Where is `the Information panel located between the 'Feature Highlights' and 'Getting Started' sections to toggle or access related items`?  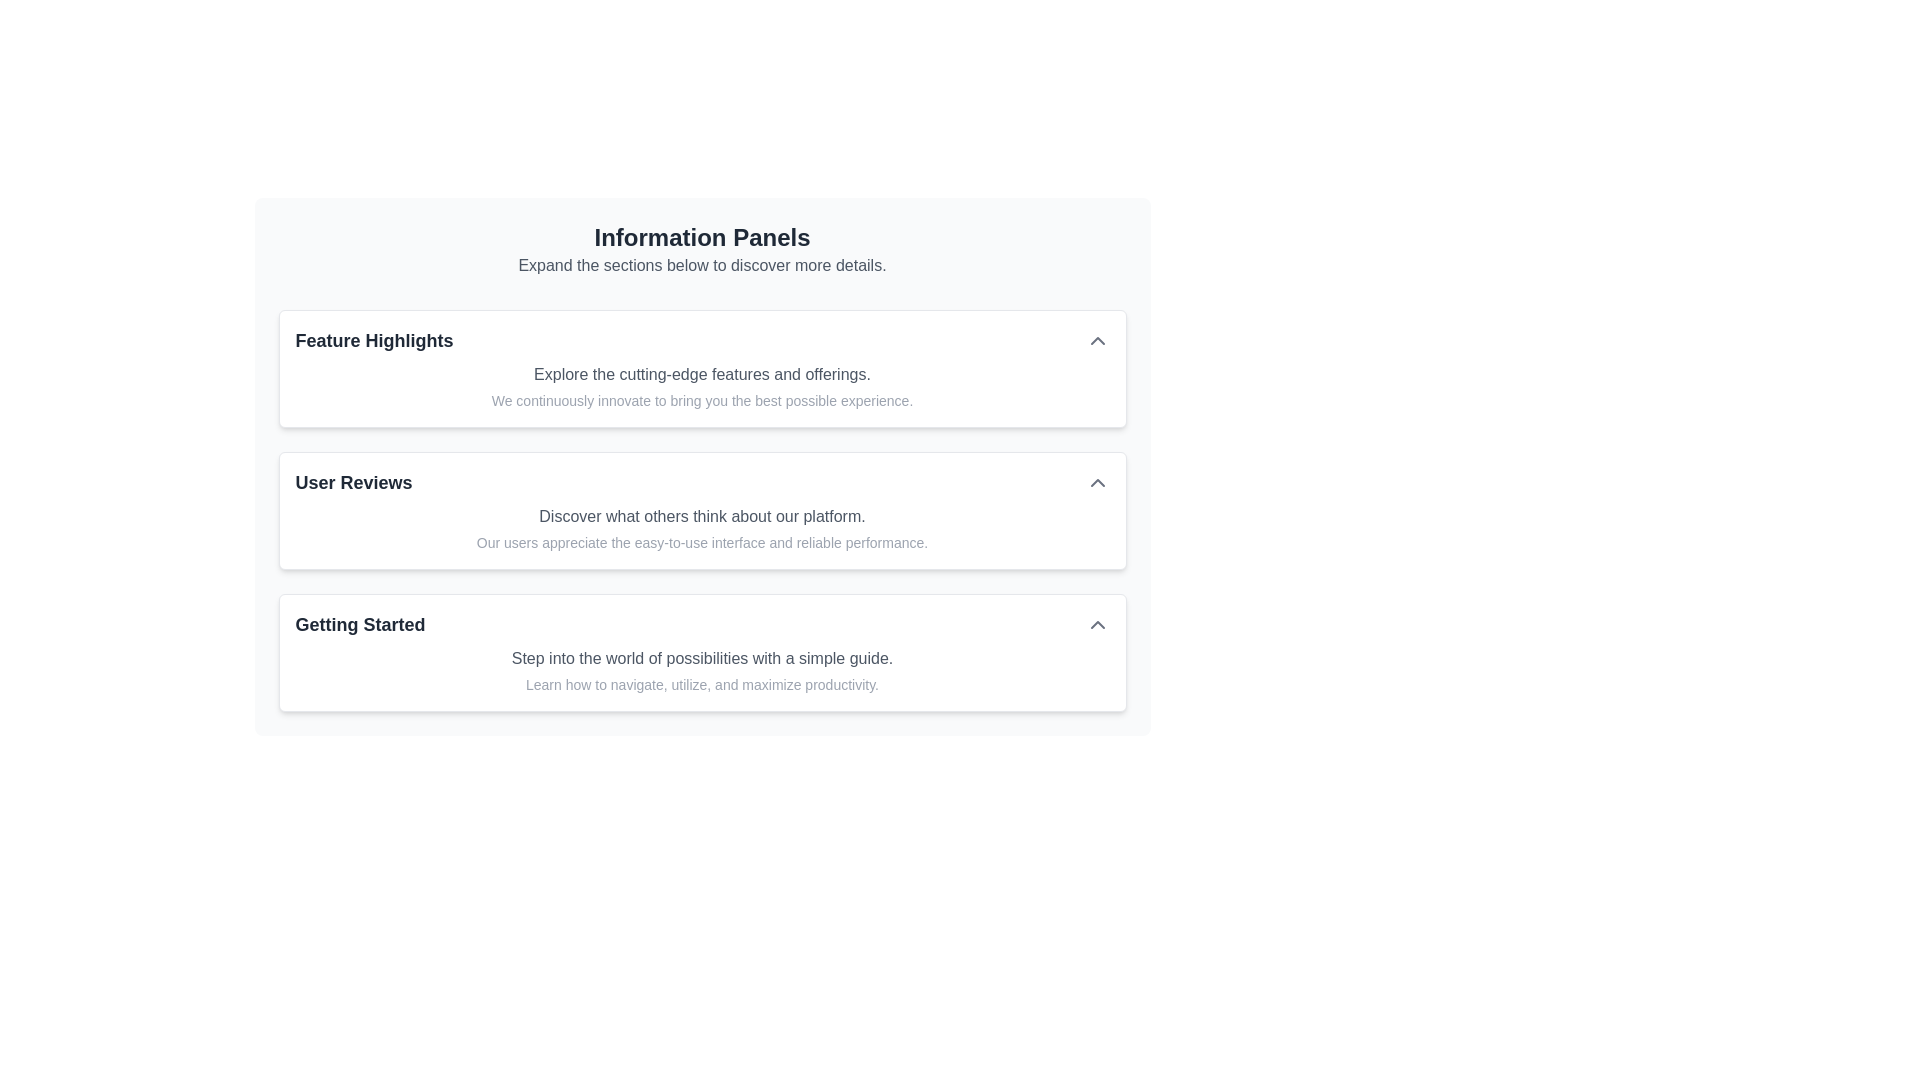
the Information panel located between the 'Feature Highlights' and 'Getting Started' sections to toggle or access related items is located at coordinates (702, 509).